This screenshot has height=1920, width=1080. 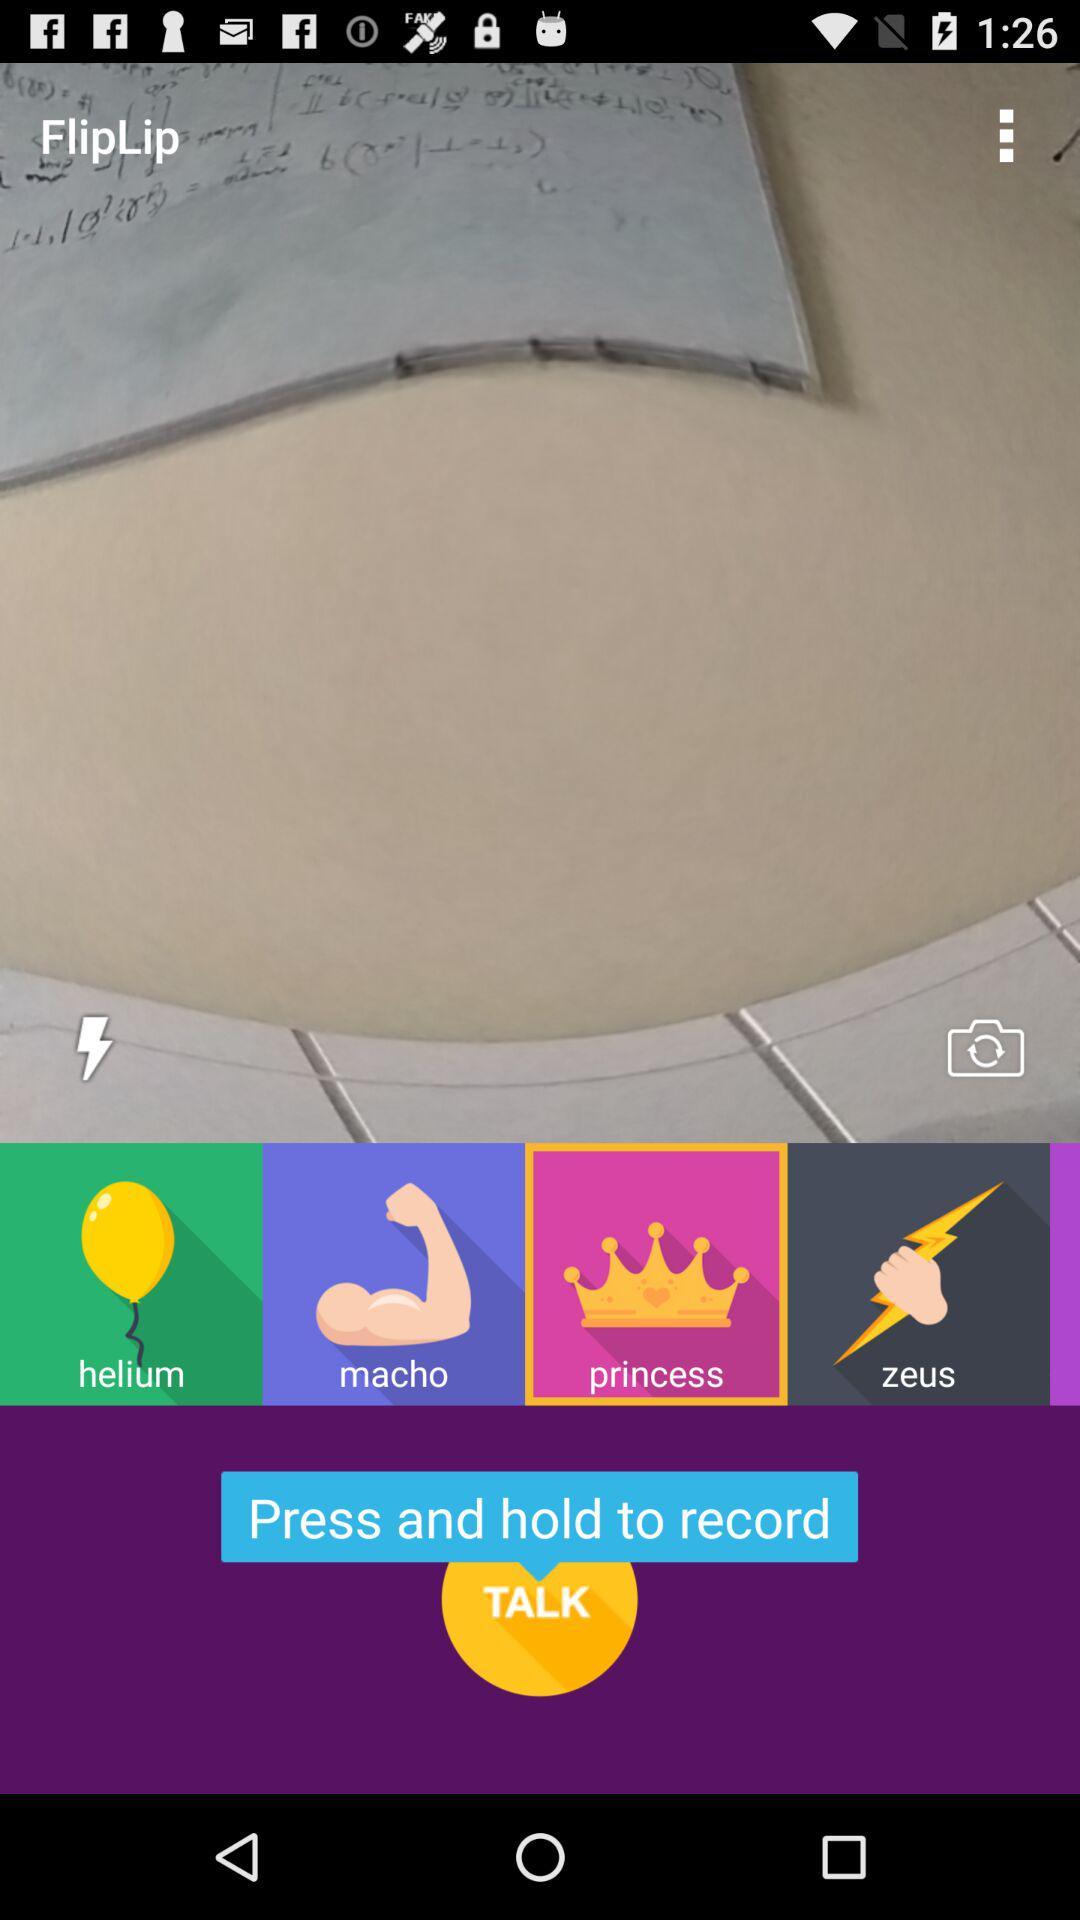 I want to click on the icon to the right of the macho item, so click(x=656, y=1273).